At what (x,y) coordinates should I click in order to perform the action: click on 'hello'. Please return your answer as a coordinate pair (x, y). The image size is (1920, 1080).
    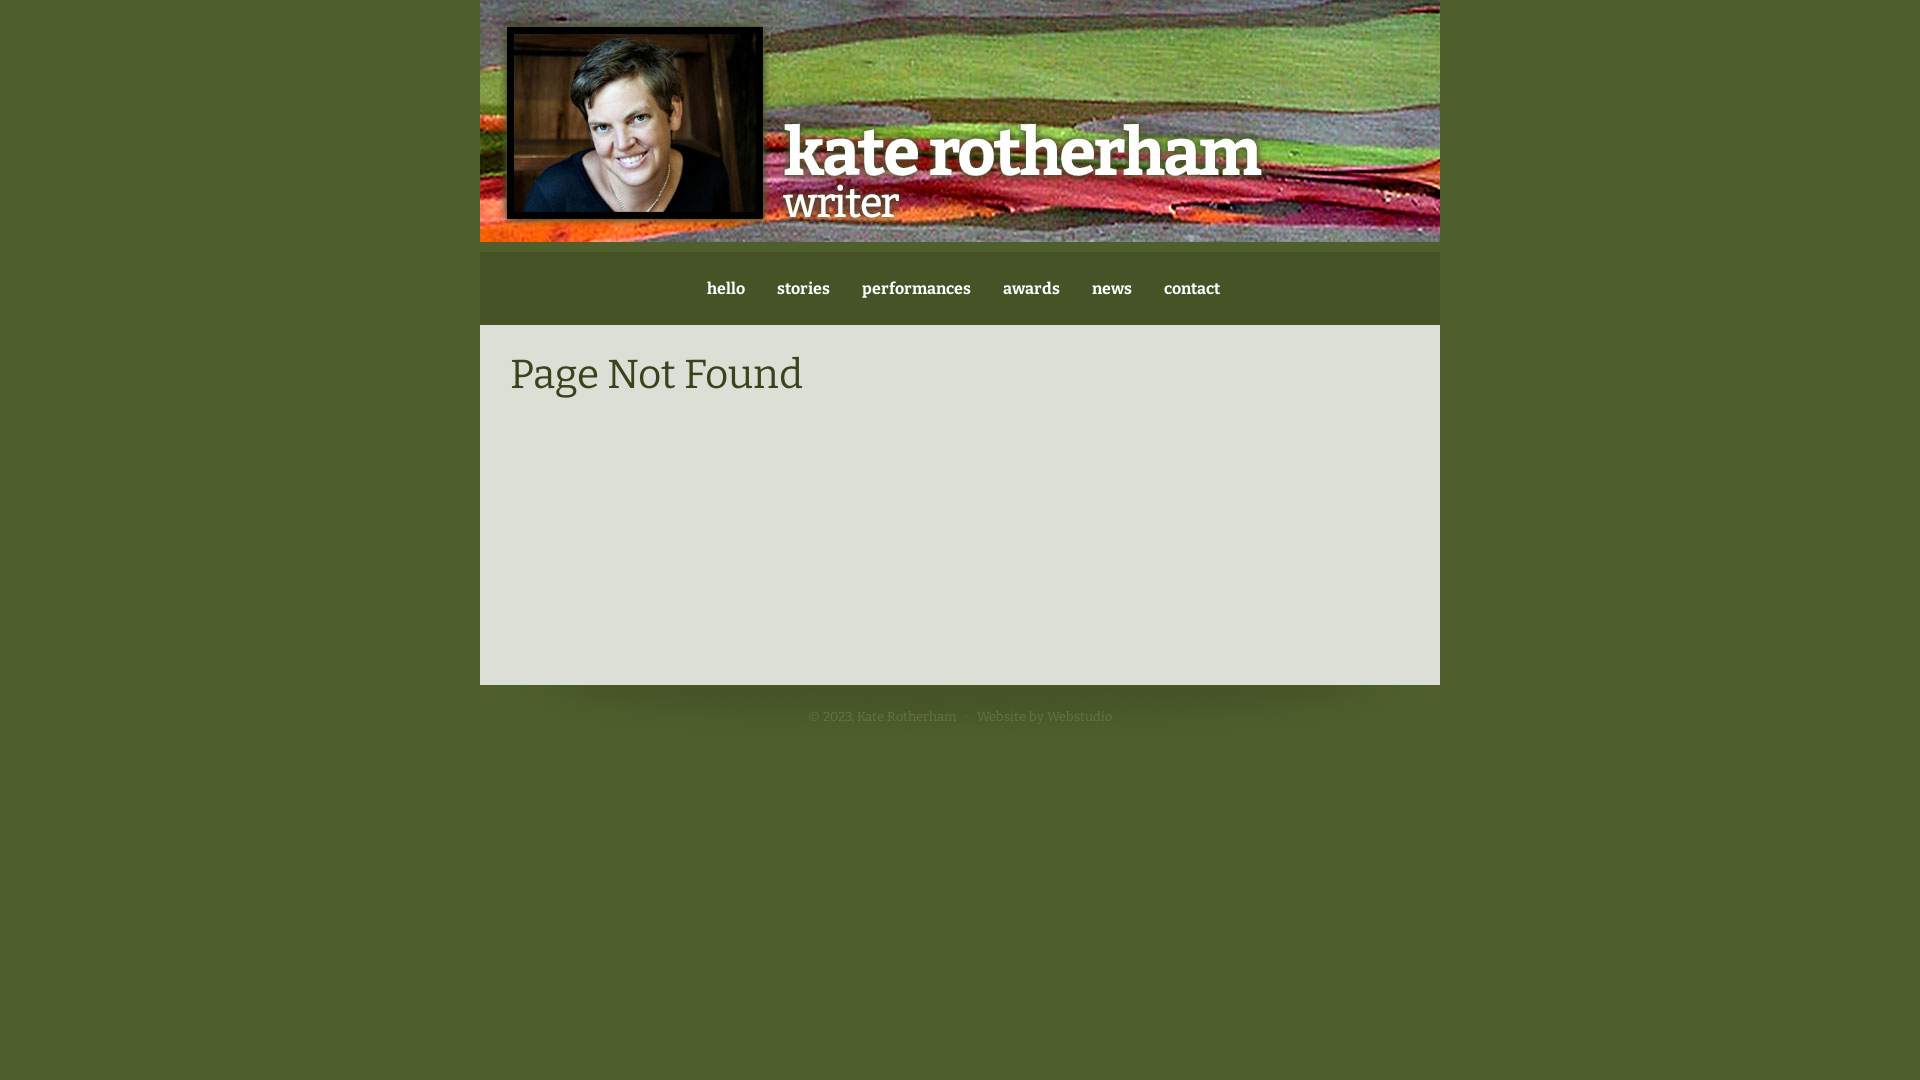
    Looking at the image, I should click on (723, 288).